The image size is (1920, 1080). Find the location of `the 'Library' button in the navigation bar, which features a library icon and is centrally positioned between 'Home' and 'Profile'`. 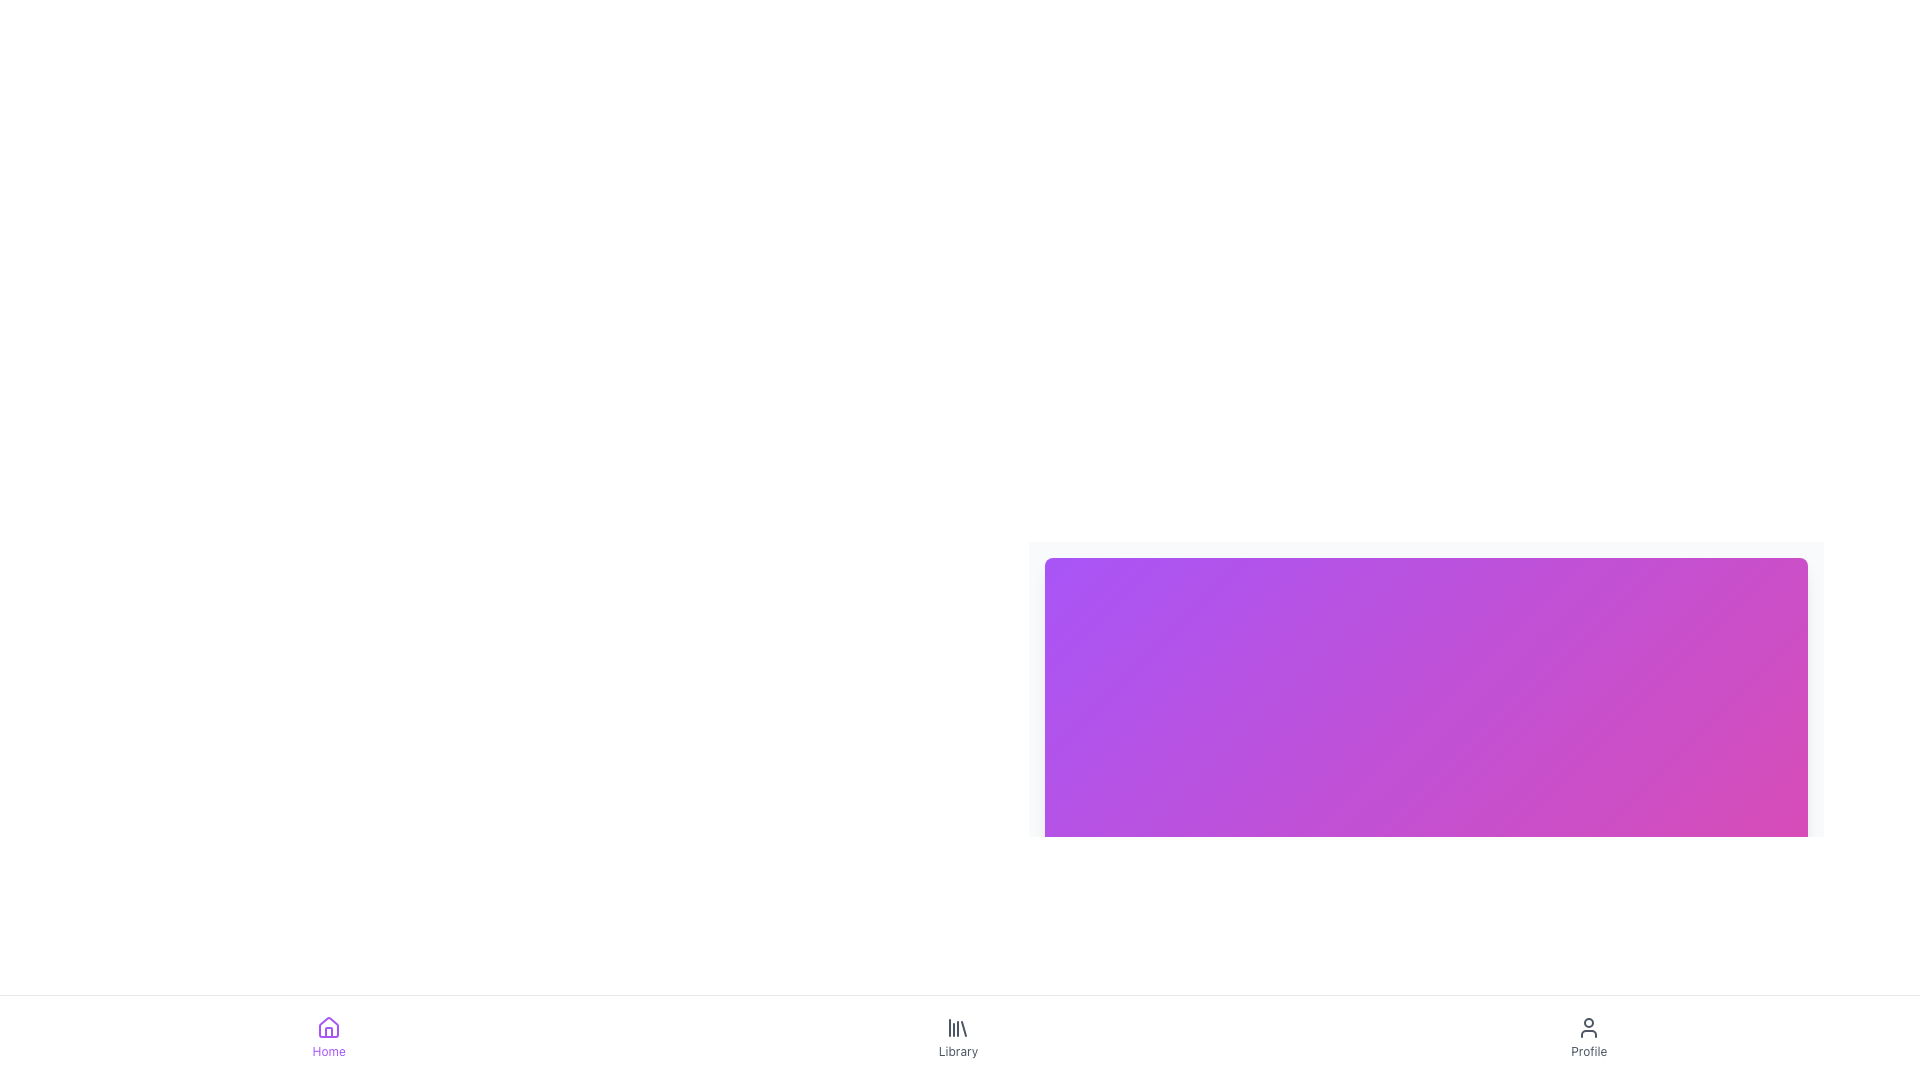

the 'Library' button in the navigation bar, which features a library icon and is centrally positioned between 'Home' and 'Profile' is located at coordinates (957, 1036).